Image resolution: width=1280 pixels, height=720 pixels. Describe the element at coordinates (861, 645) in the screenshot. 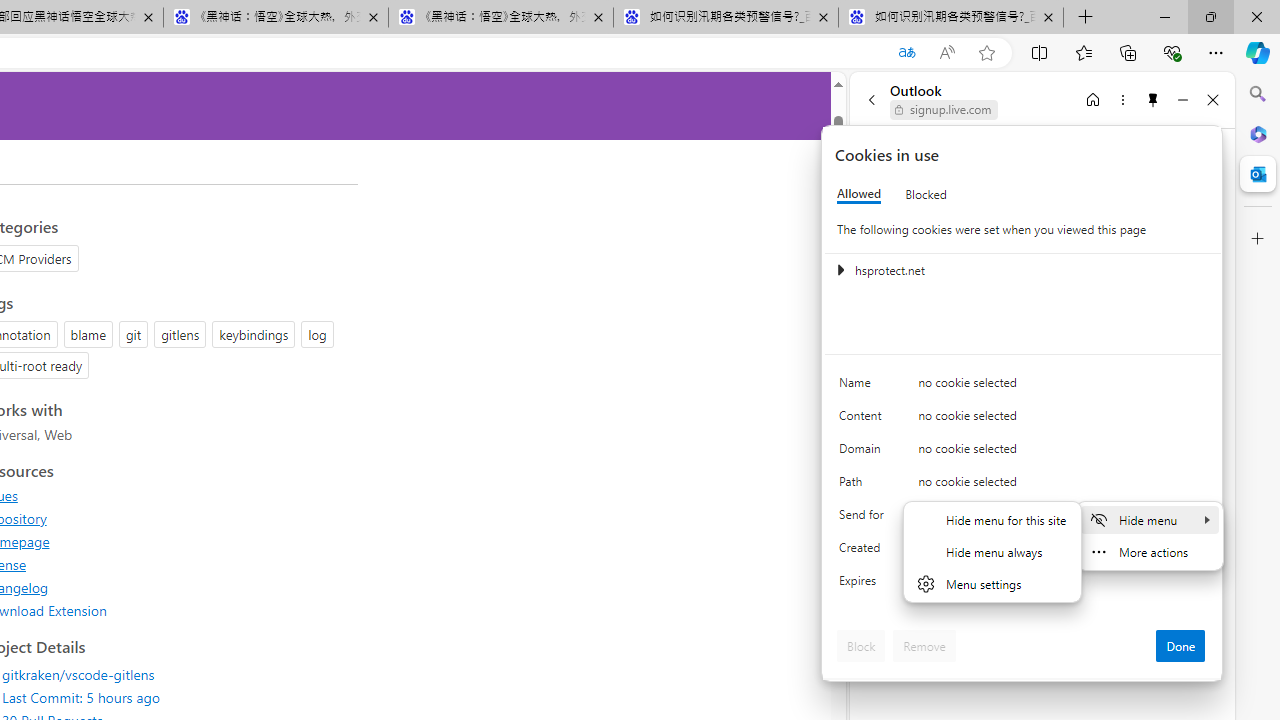

I see `'Block'` at that location.